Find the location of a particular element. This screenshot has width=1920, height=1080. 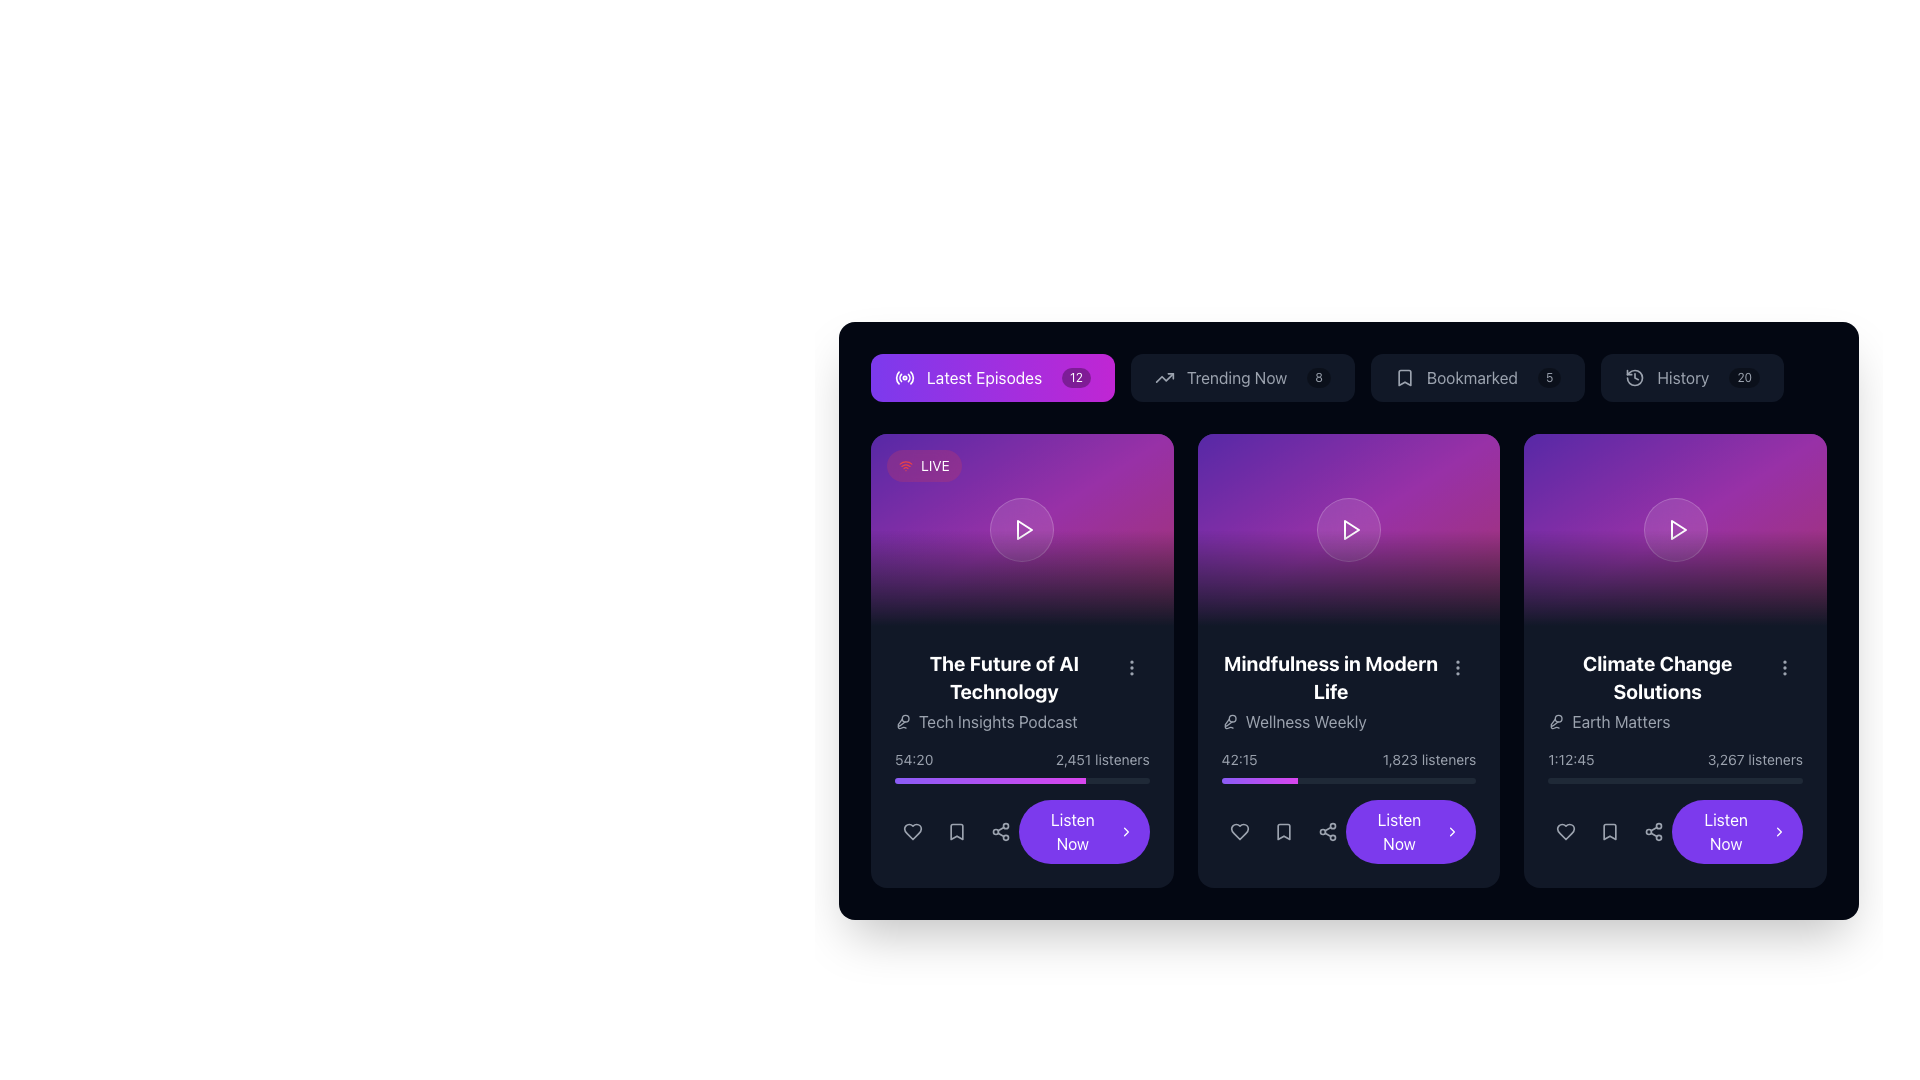

the static text label displaying the number of listeners for the 'Mindfulness in Modern Life' podcast, located near the bottom of the card above the progress bar and 'Listen Now' button is located at coordinates (1428, 759).